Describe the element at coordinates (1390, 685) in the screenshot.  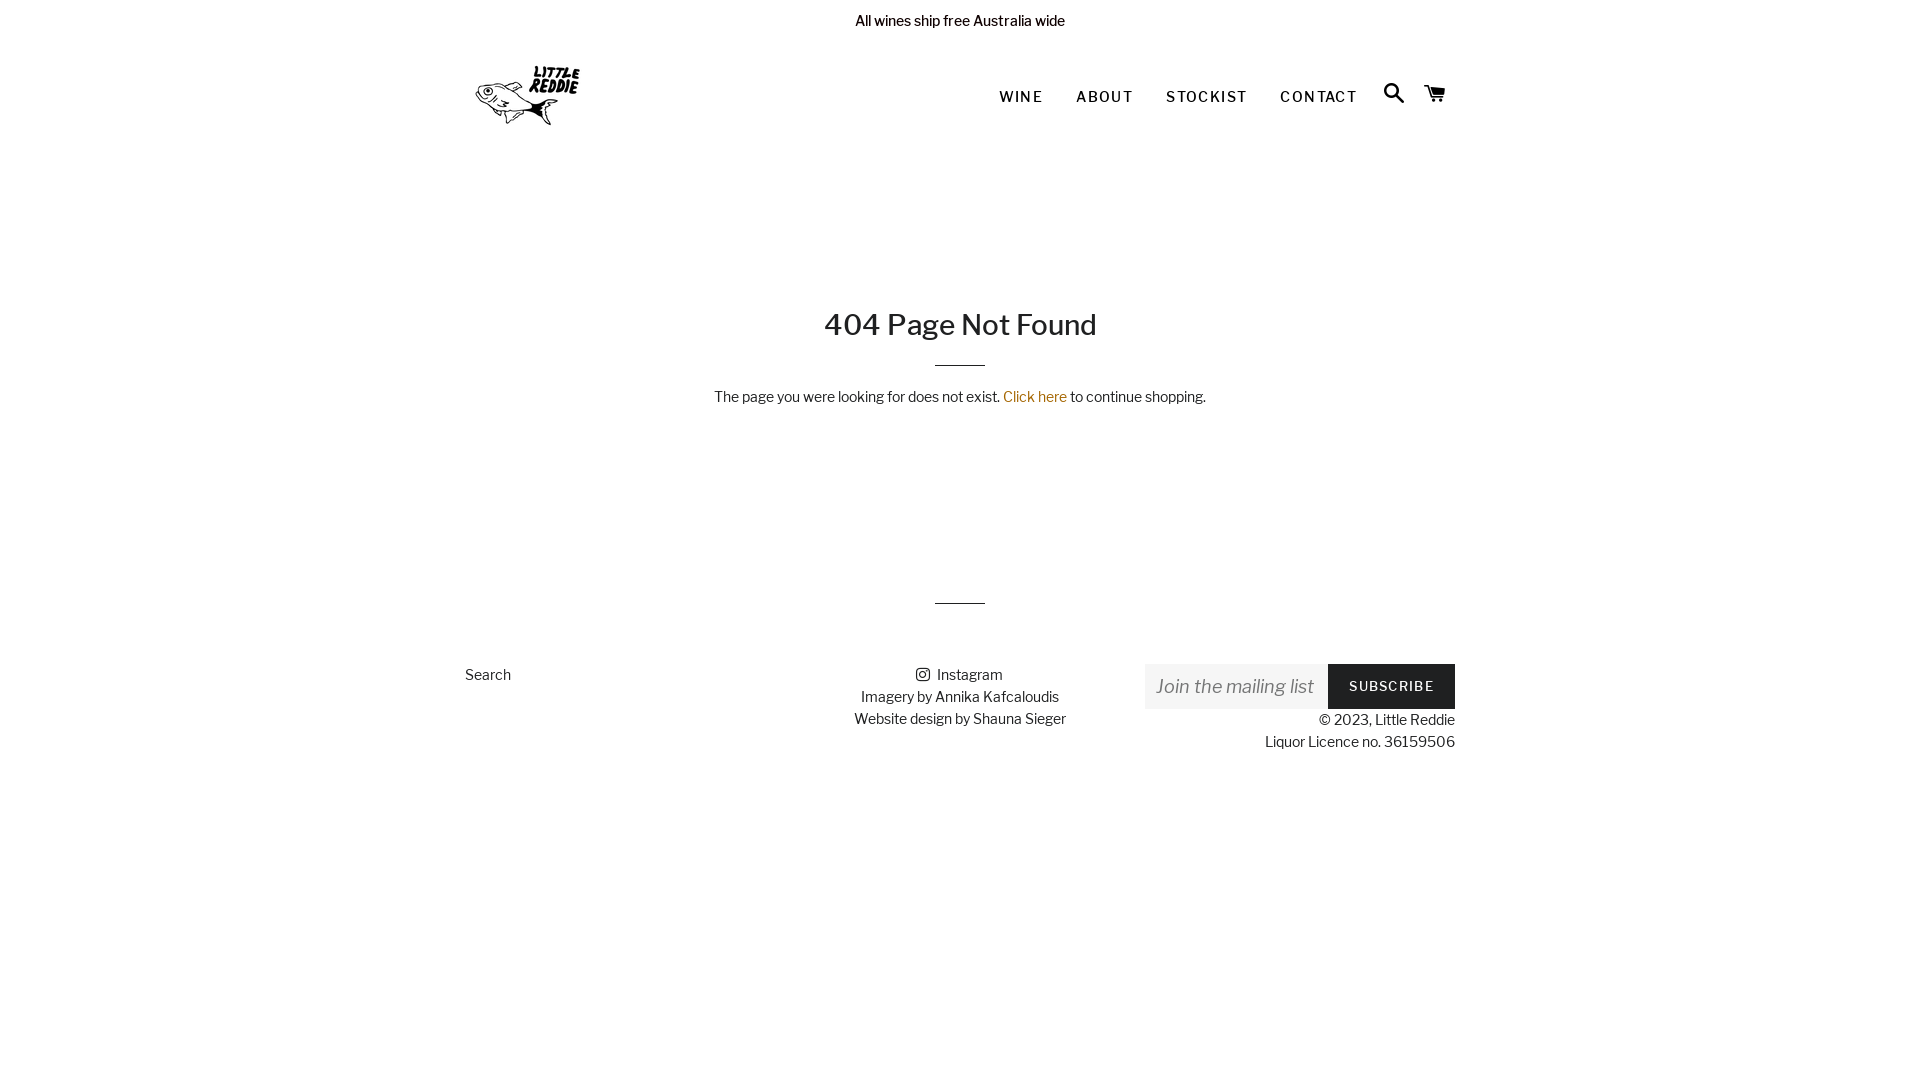
I see `'SUBSCRIBE'` at that location.